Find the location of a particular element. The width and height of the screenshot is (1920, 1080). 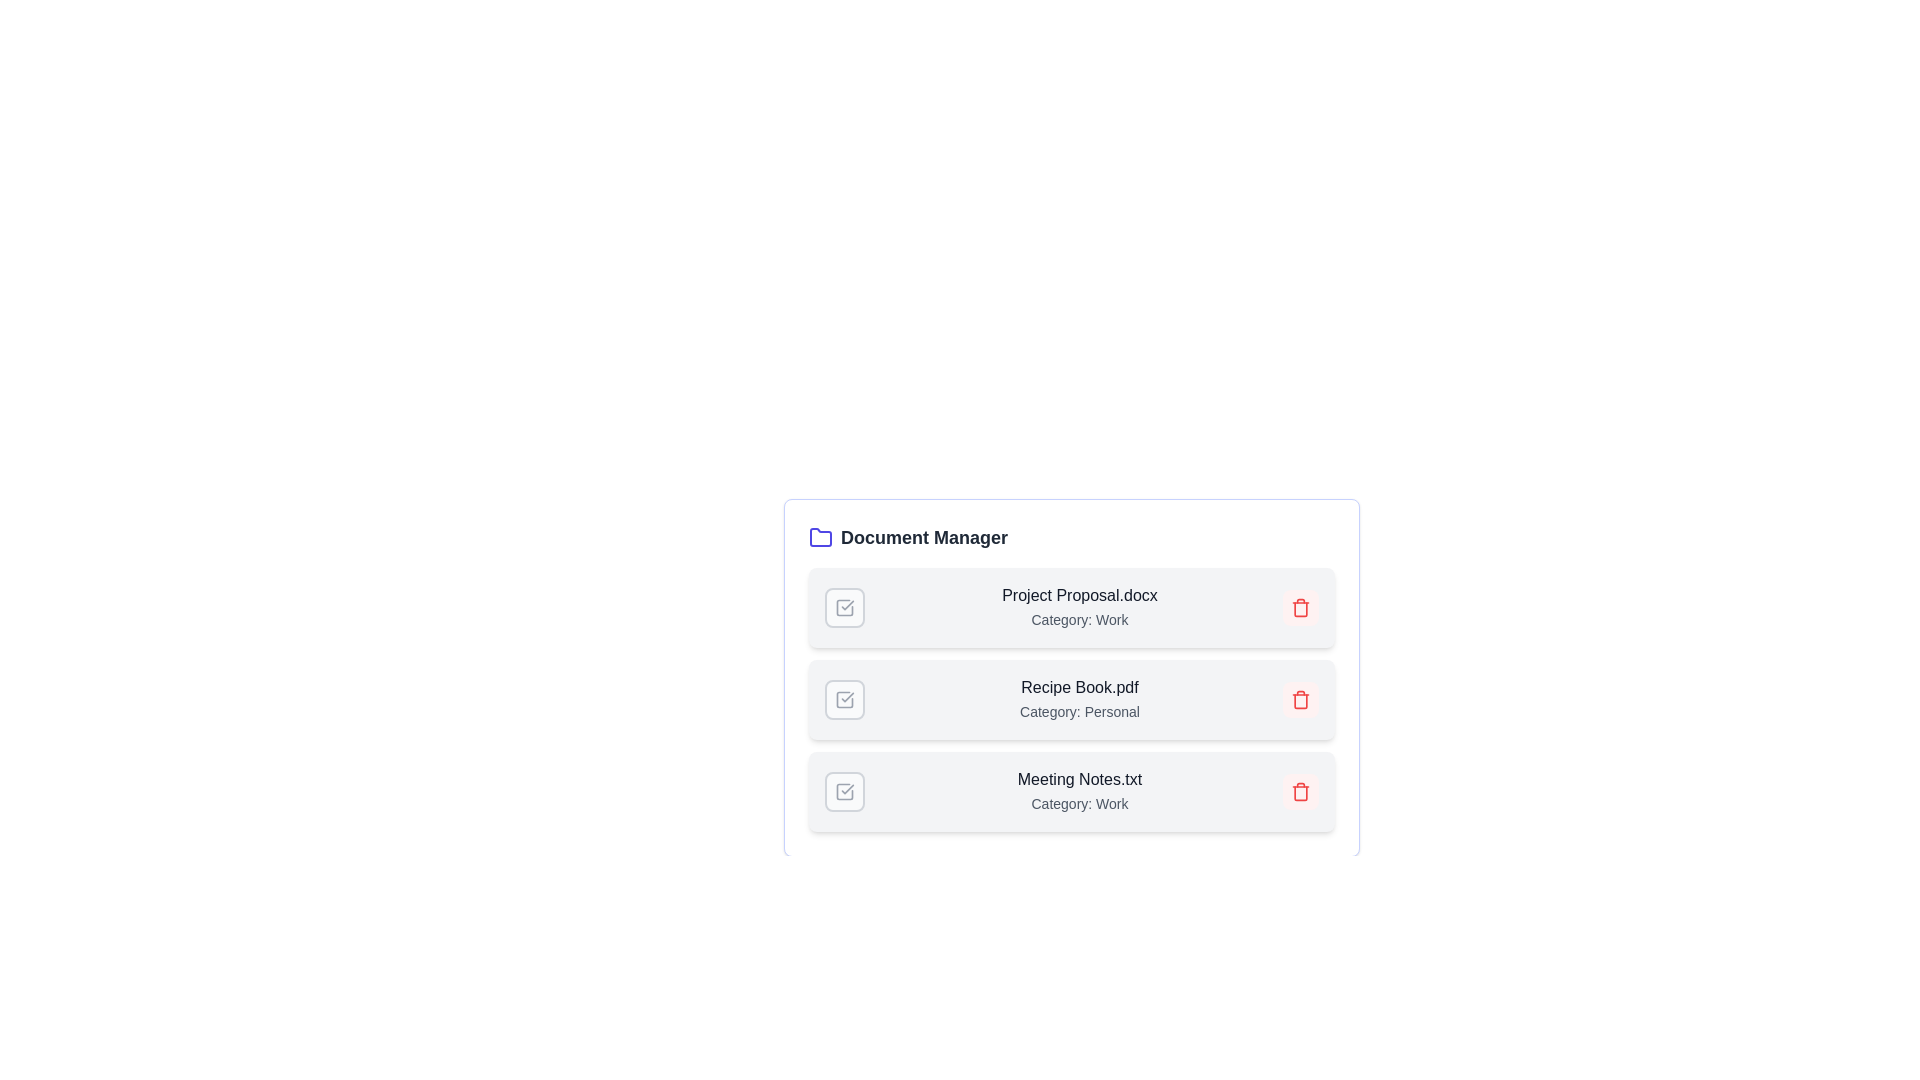

the blue folder icon located to the top-left of the 'Document Manager' label is located at coordinates (820, 536).